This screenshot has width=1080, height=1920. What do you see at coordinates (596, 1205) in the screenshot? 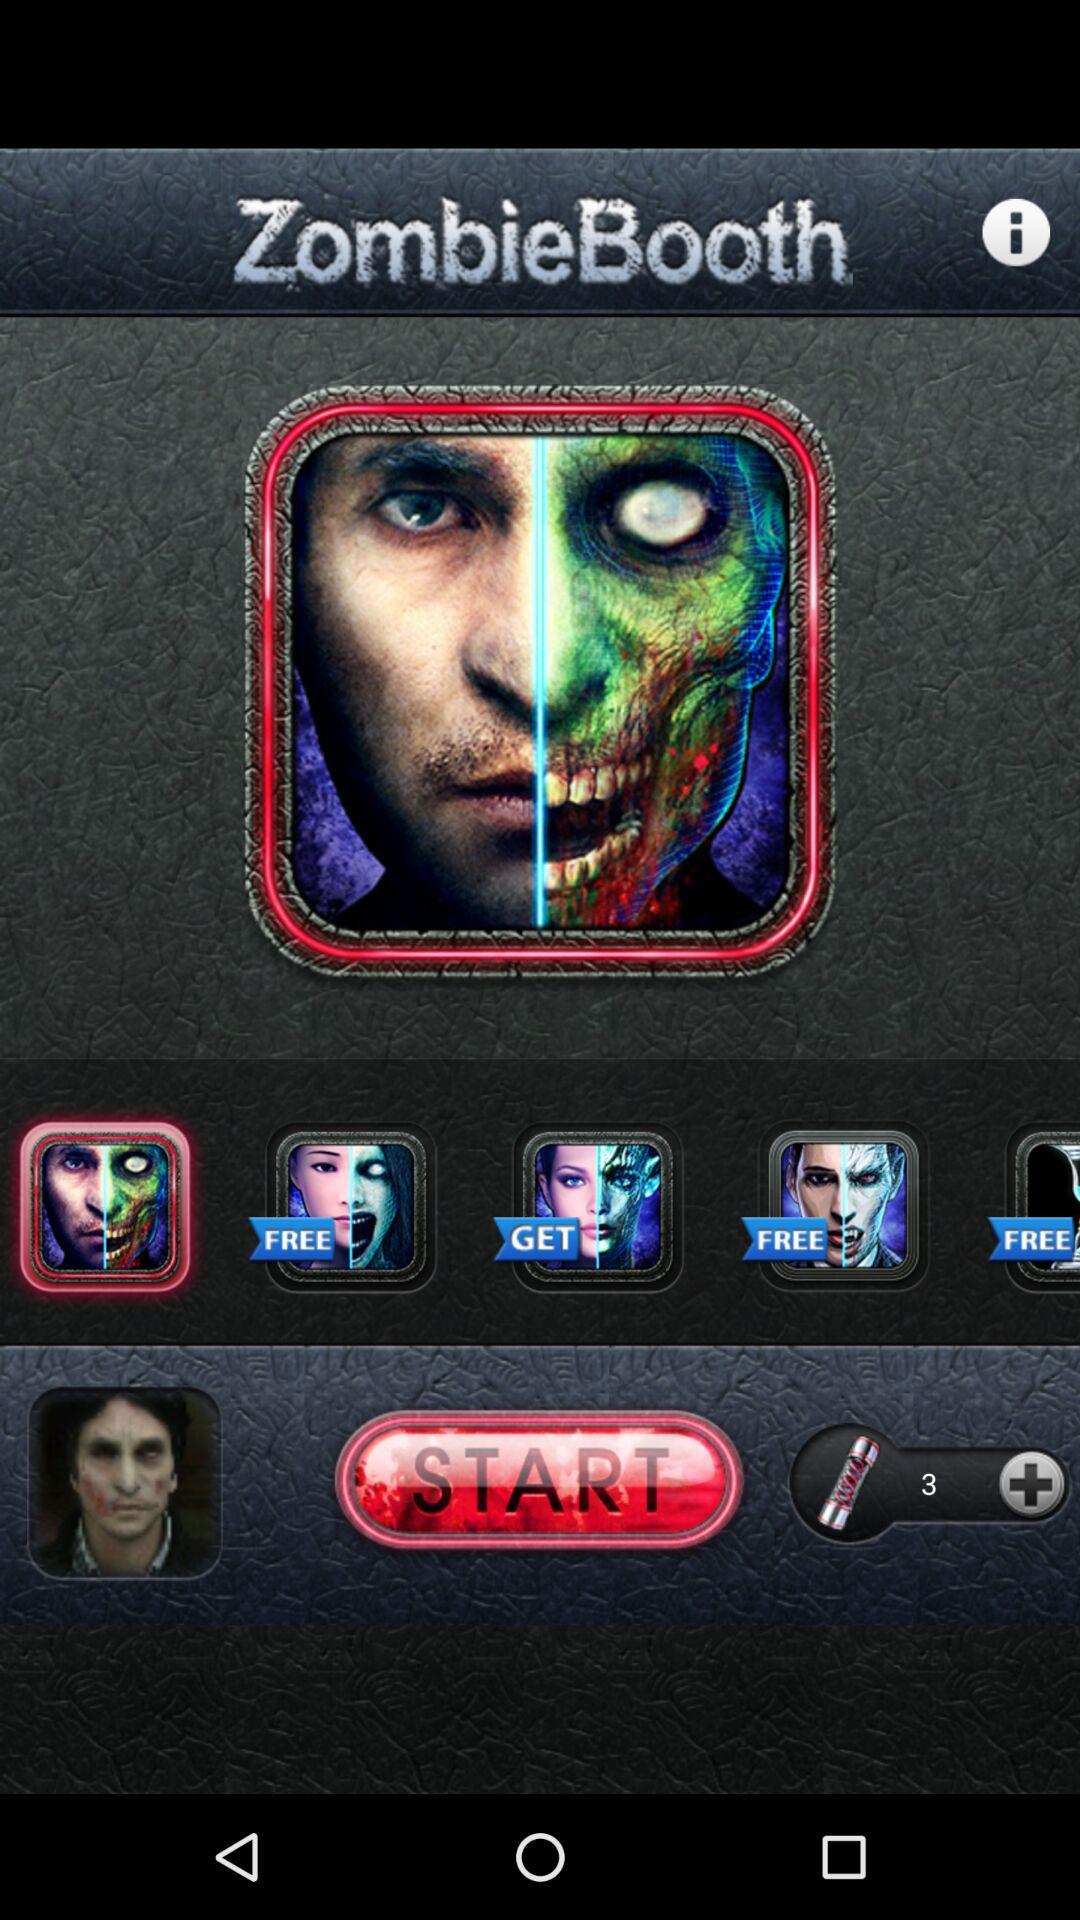
I see `press to get` at bounding box center [596, 1205].